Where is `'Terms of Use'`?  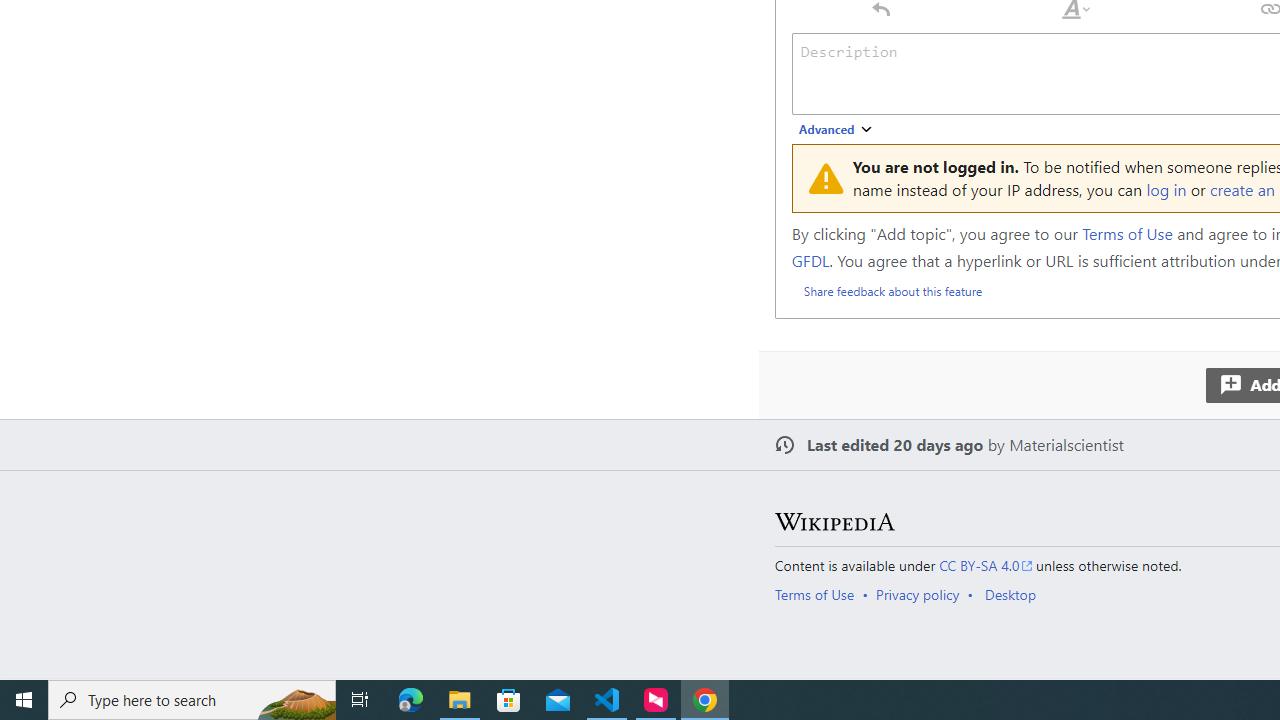
'Terms of Use' is located at coordinates (814, 593).